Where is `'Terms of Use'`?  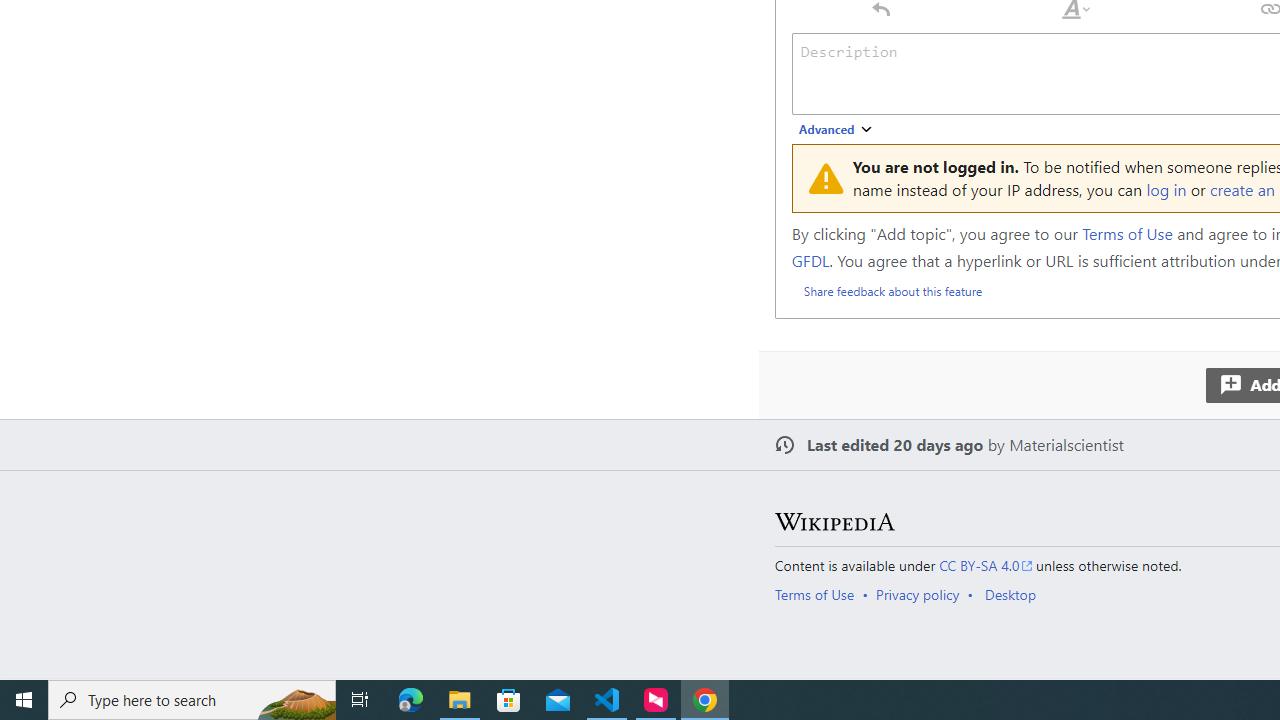
'Terms of Use' is located at coordinates (814, 593).